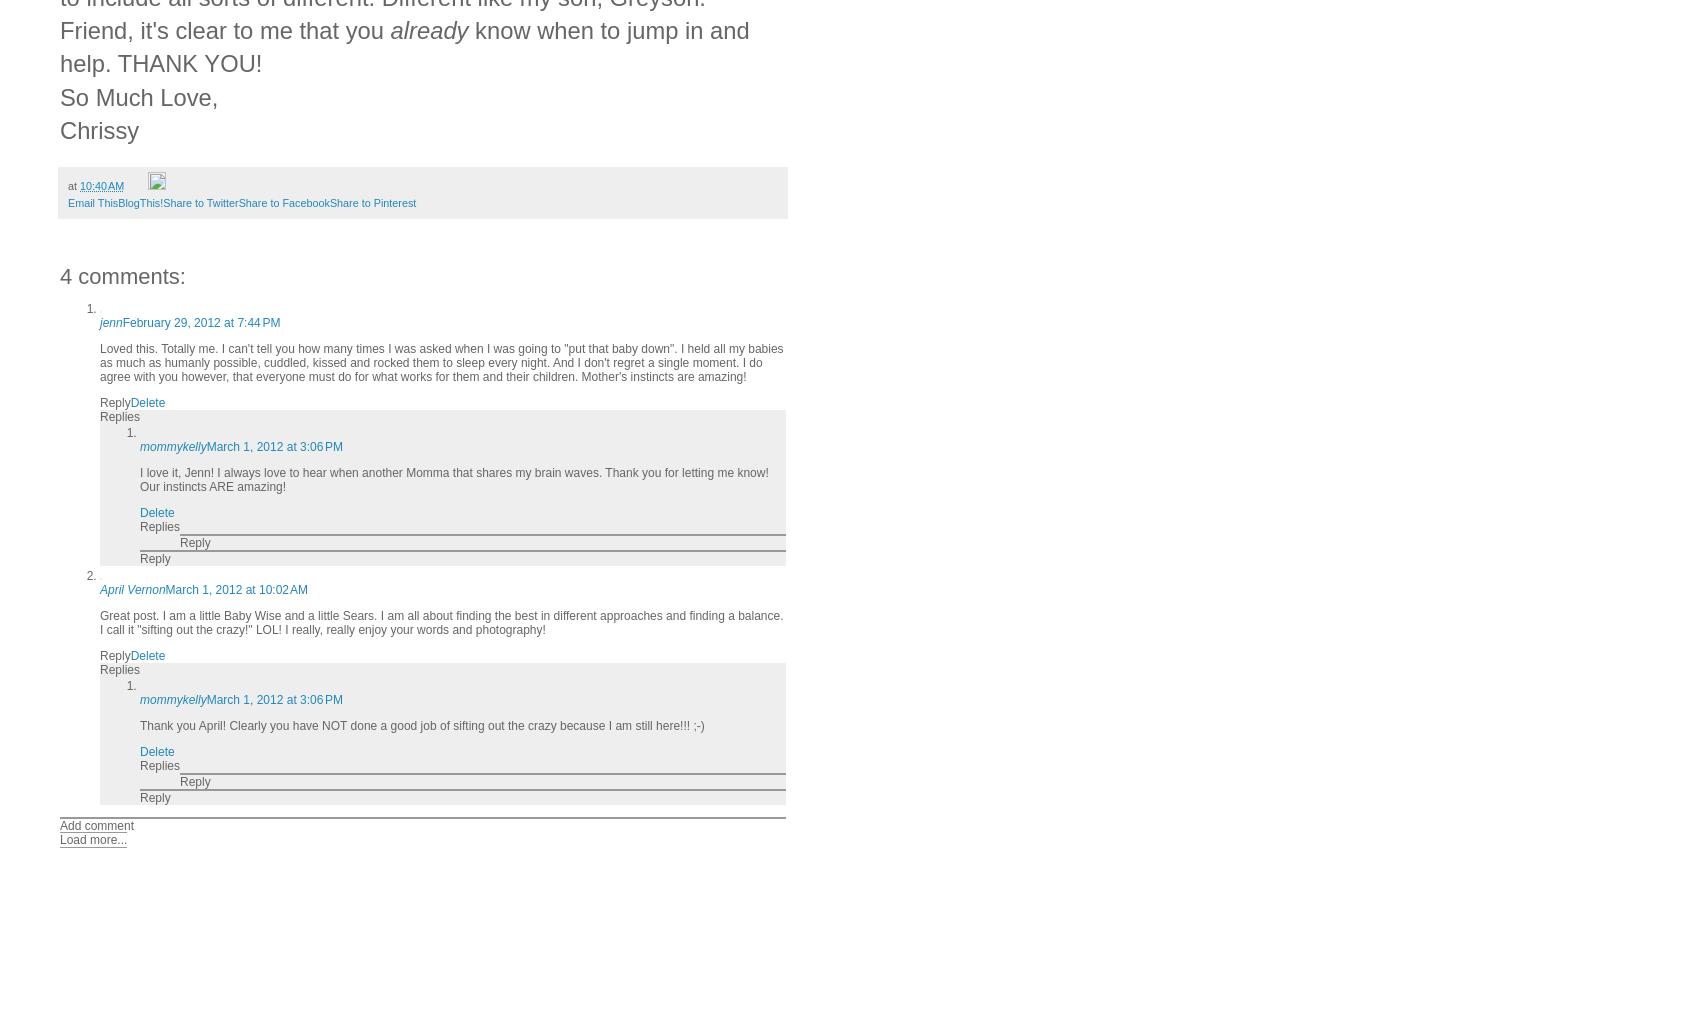  I want to click on 'I love it,  Jenn! I always love to hear when another Momma that shares my brain waves. Thank you for letting me know! Our instincts ARE amazing!', so click(139, 480).